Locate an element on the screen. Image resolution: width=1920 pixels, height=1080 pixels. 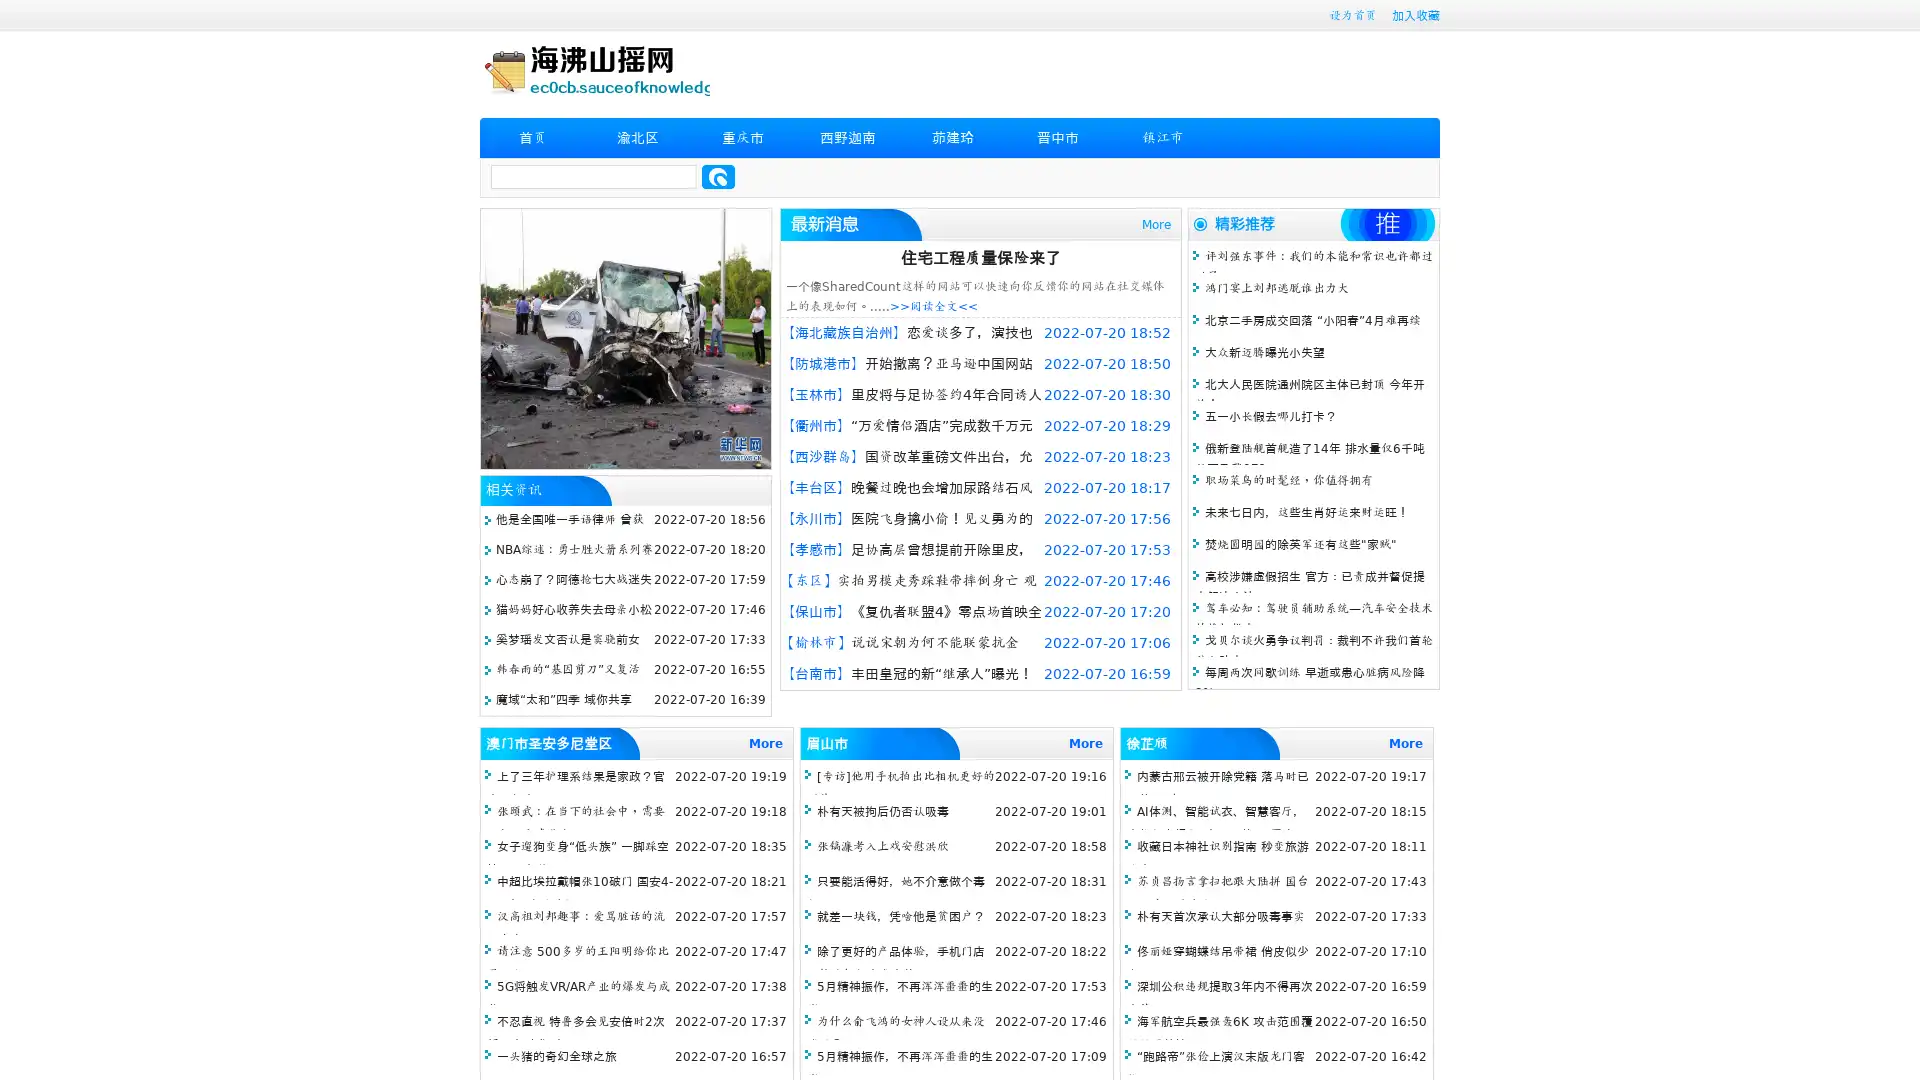
Search is located at coordinates (718, 176).